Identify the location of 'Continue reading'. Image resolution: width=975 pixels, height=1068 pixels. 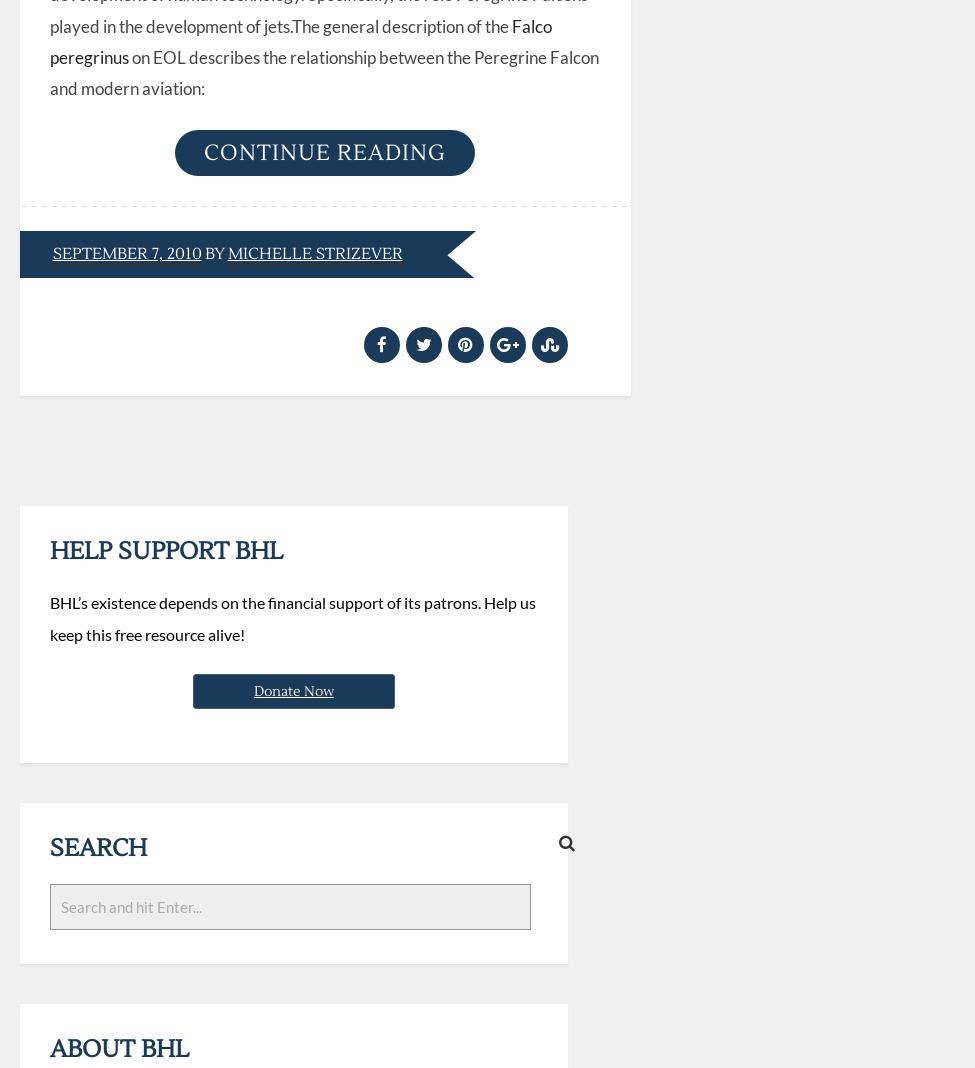
(323, 153).